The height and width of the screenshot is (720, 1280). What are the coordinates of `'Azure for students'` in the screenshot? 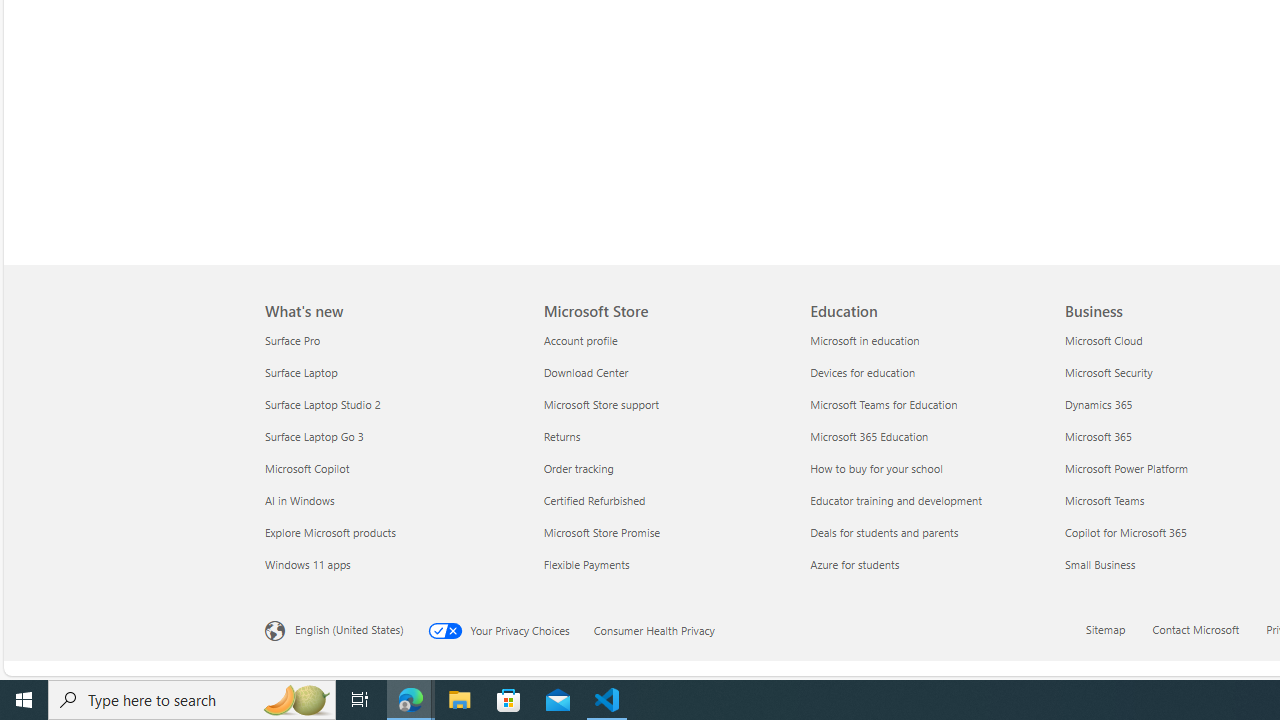 It's located at (930, 564).